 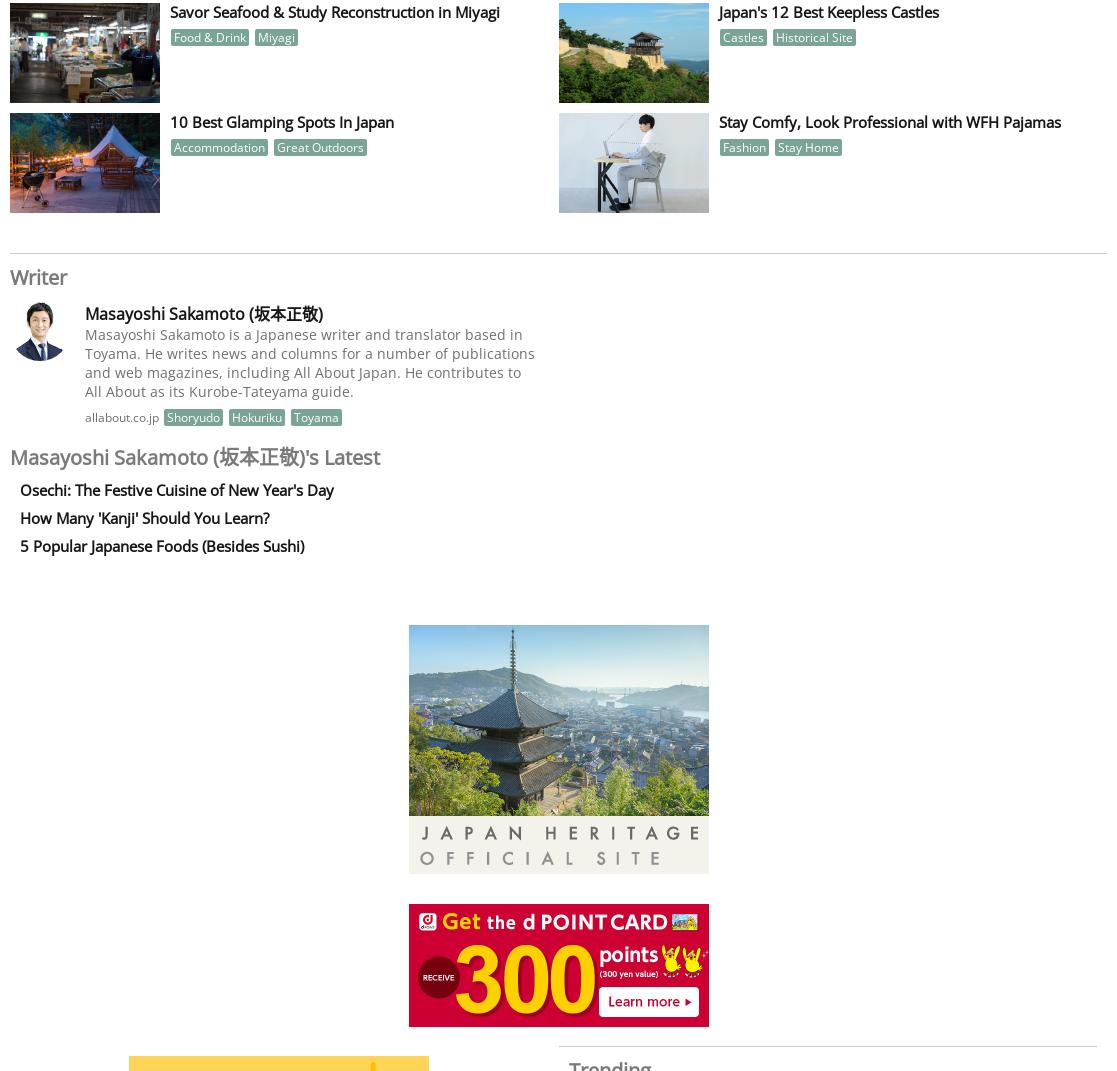 I want to click on 'Masayoshi Sakamoto (坂本正敬)'s Latest', so click(x=10, y=456).